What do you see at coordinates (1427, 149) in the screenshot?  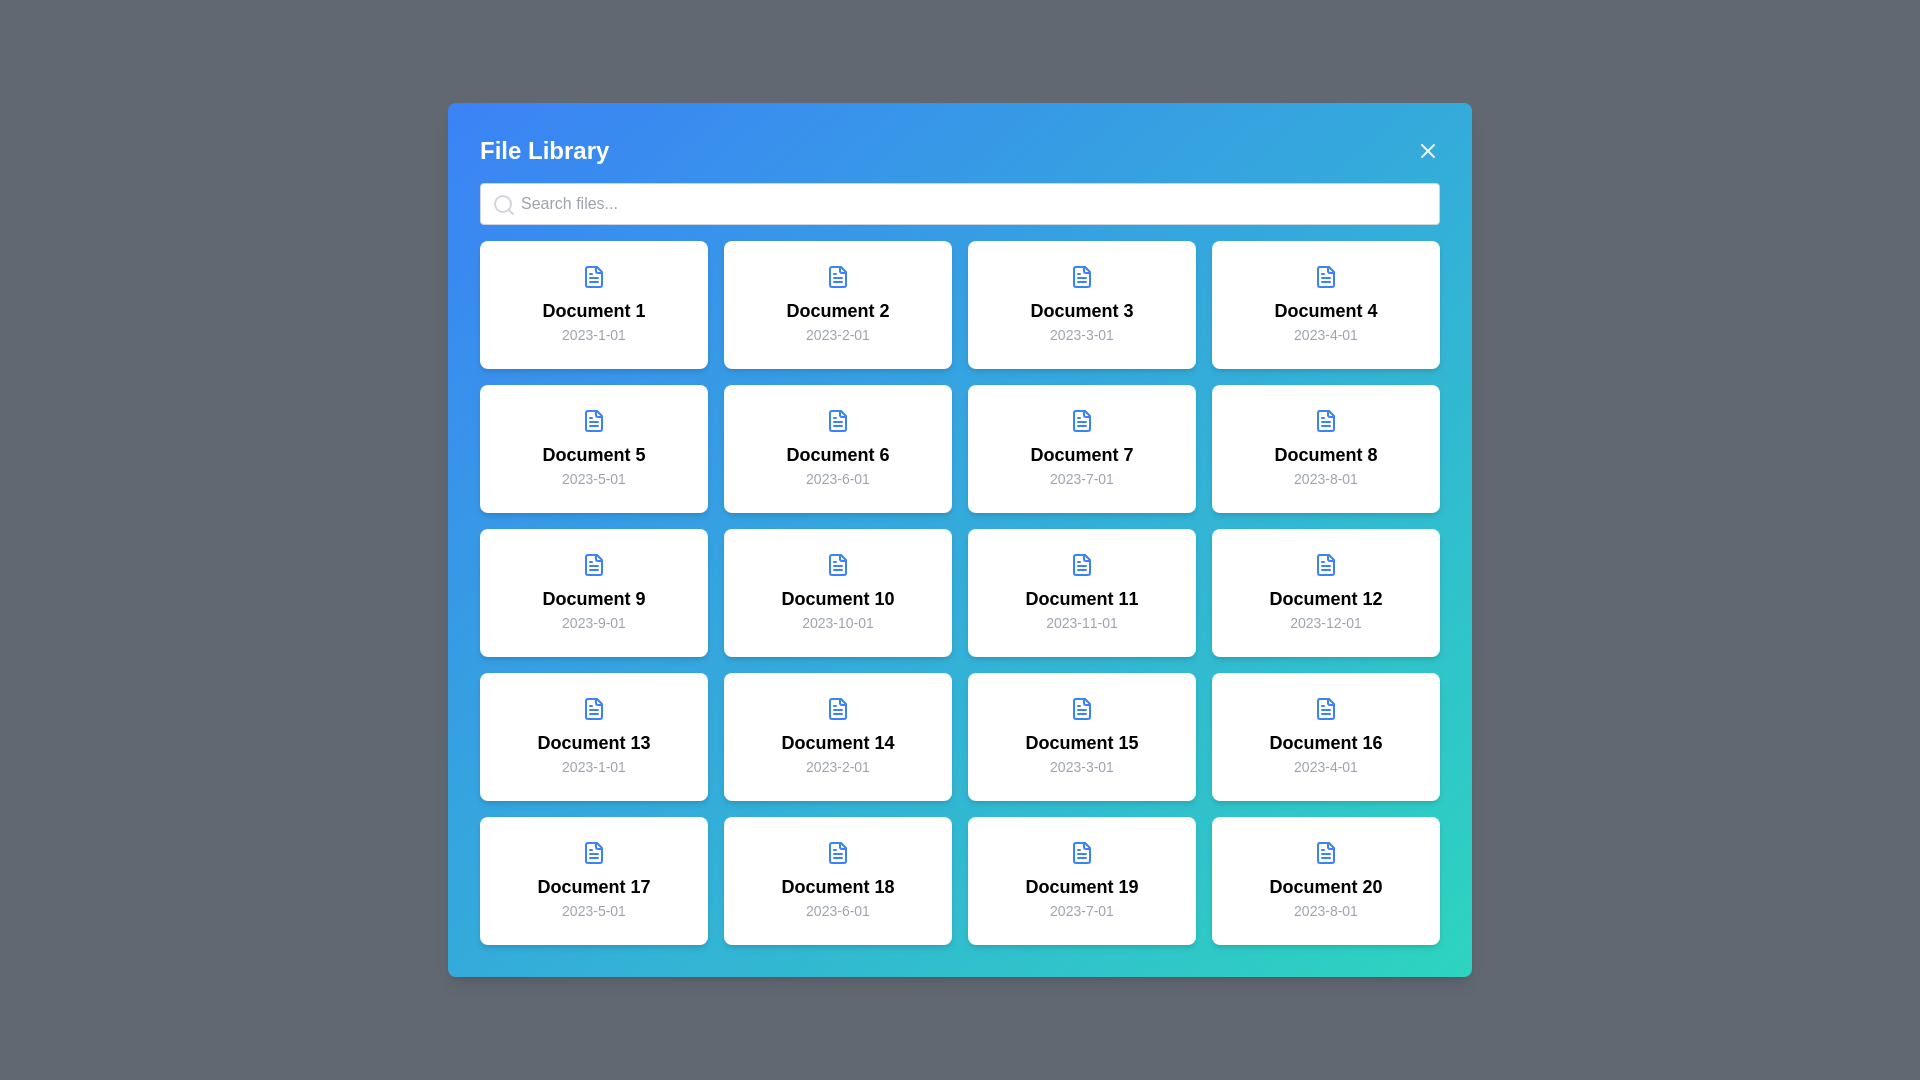 I see `the close button to hide the file library` at bounding box center [1427, 149].